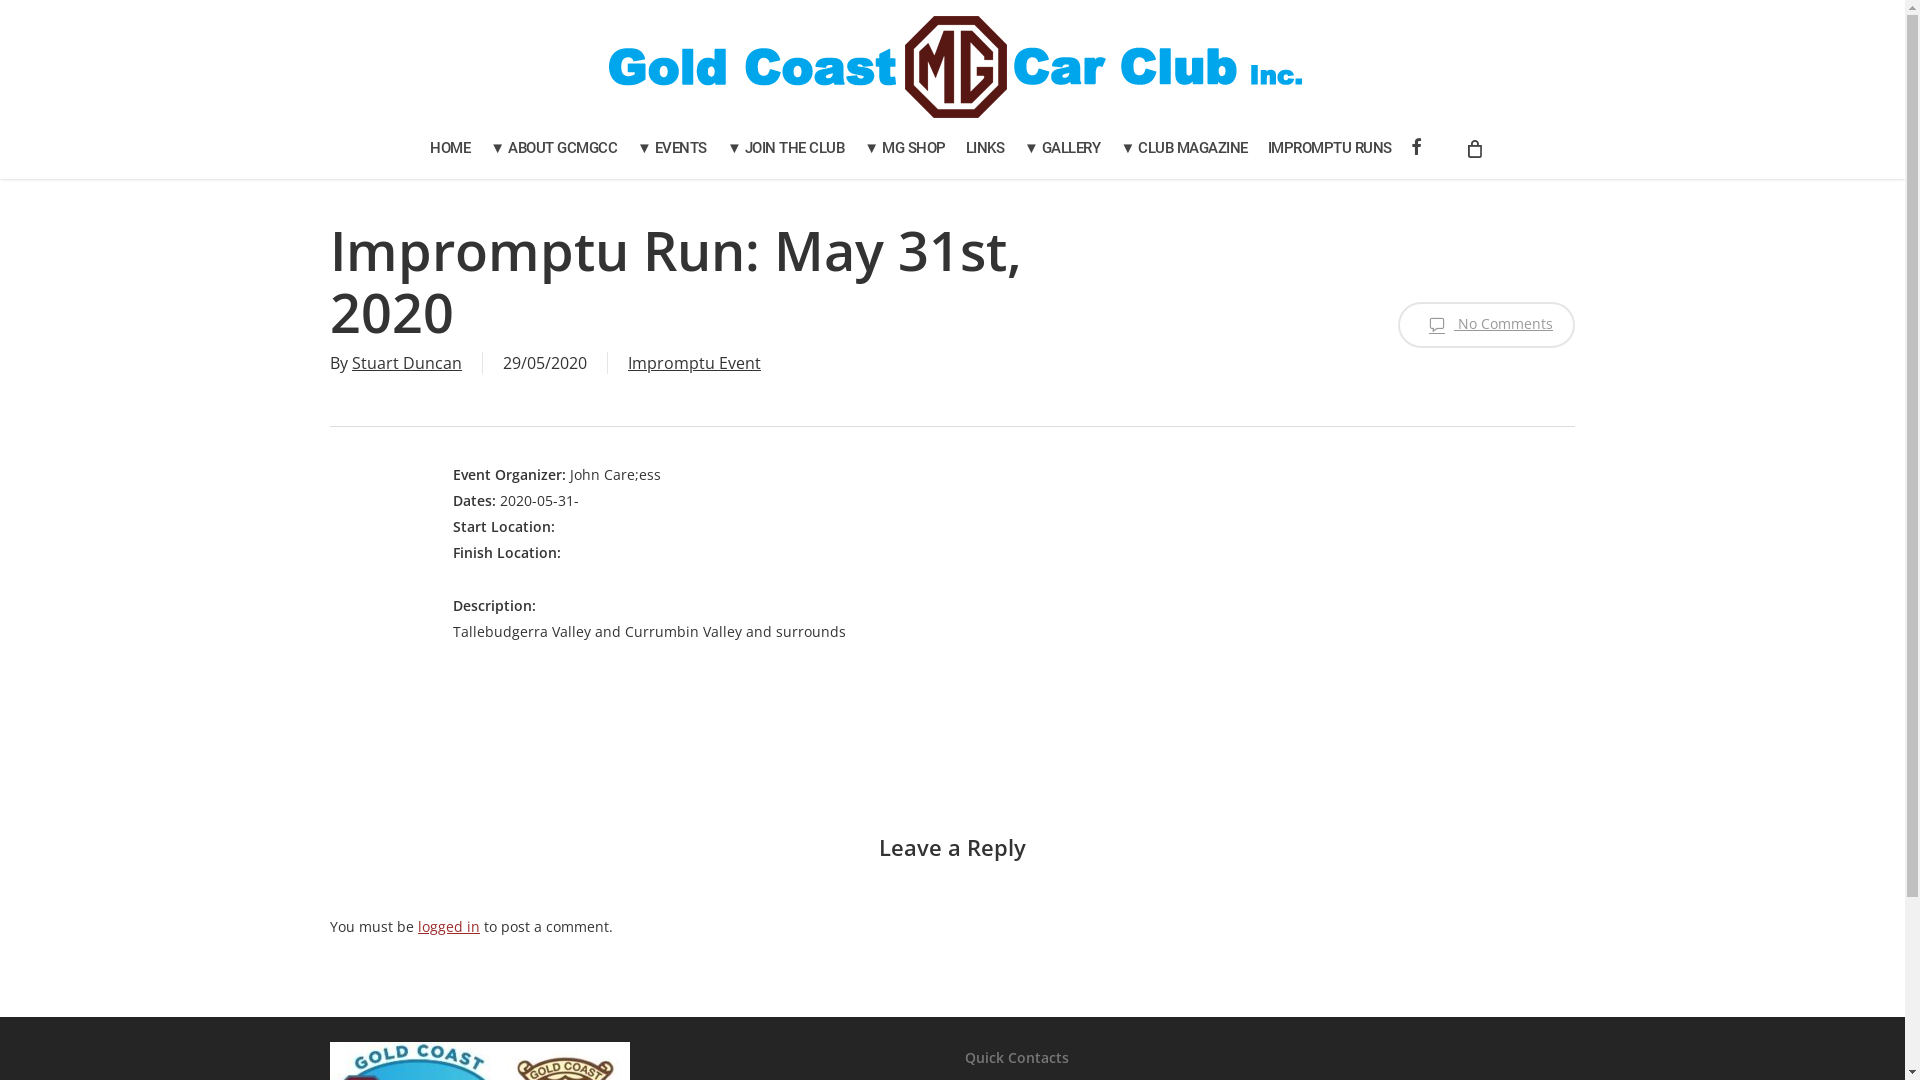  What do you see at coordinates (448, 926) in the screenshot?
I see `'logged in'` at bounding box center [448, 926].